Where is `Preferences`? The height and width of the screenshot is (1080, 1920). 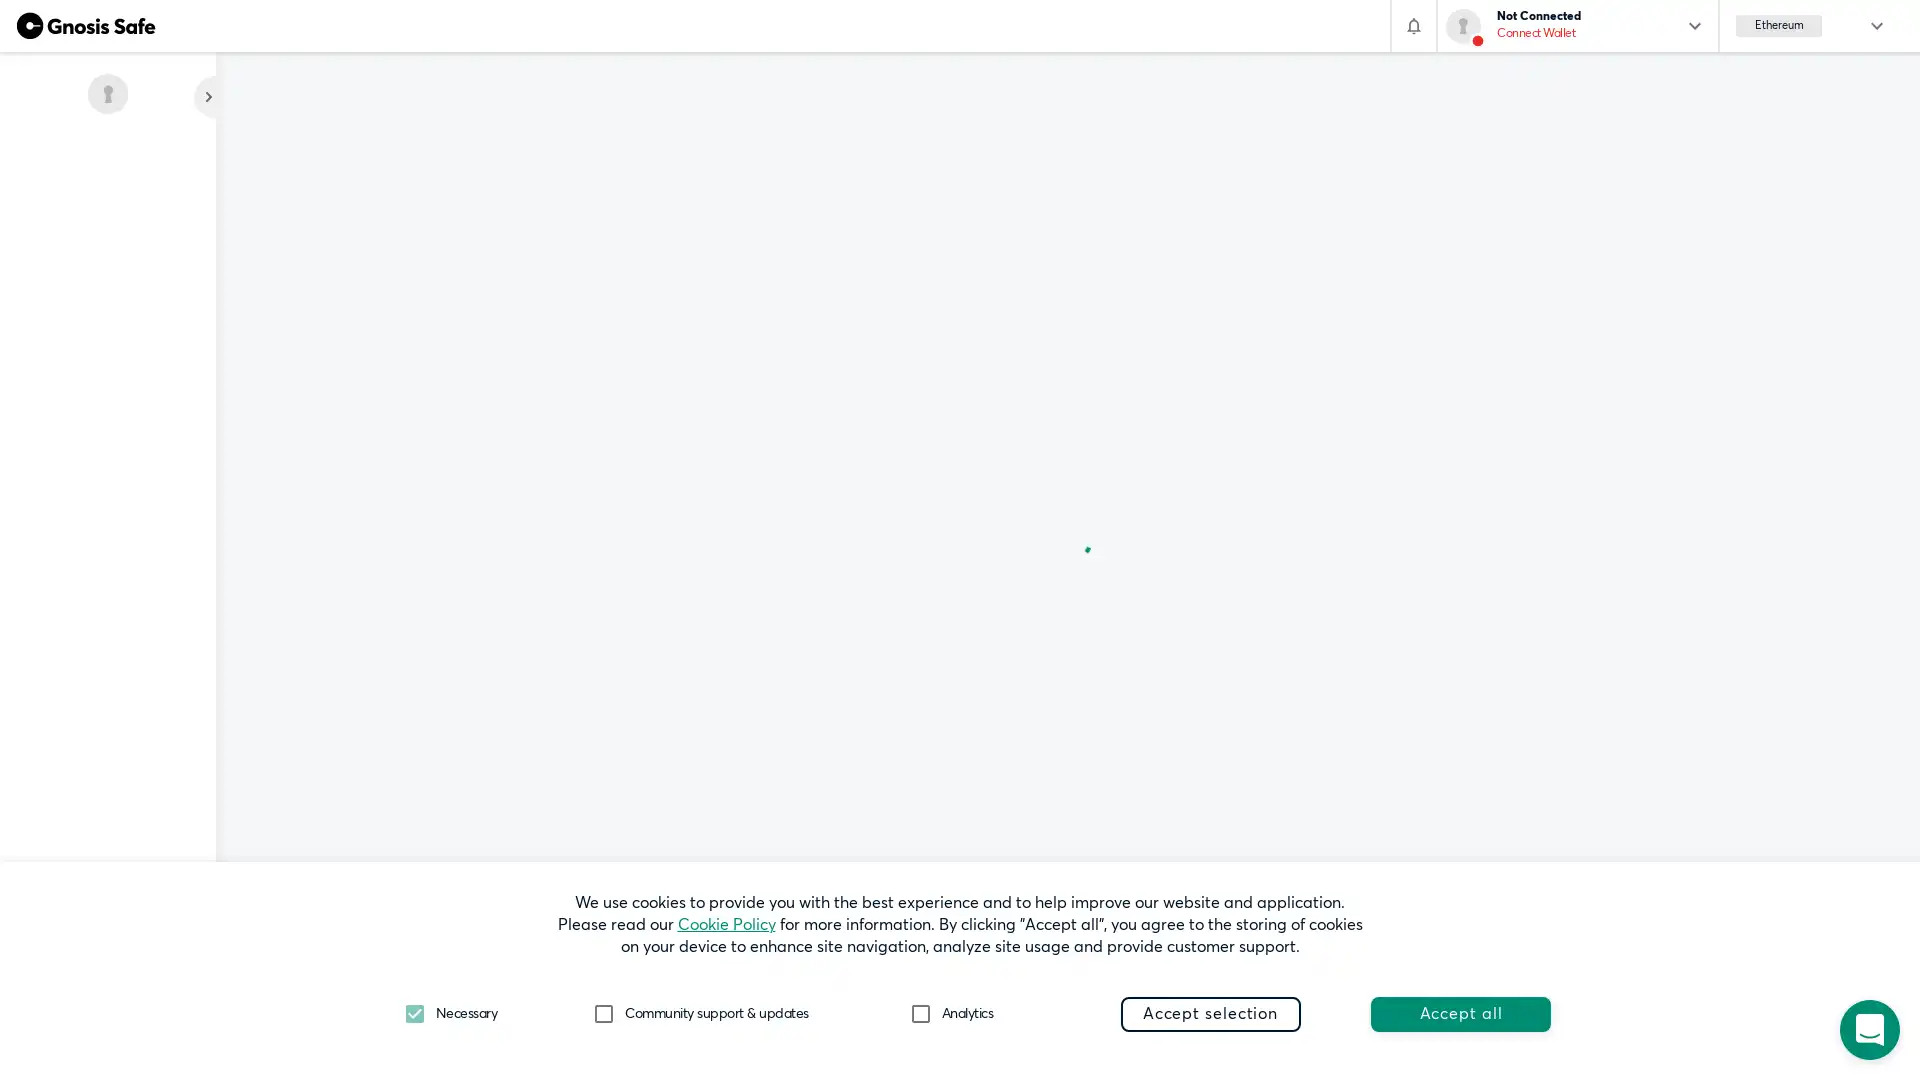 Preferences is located at coordinates (1219, 1049).